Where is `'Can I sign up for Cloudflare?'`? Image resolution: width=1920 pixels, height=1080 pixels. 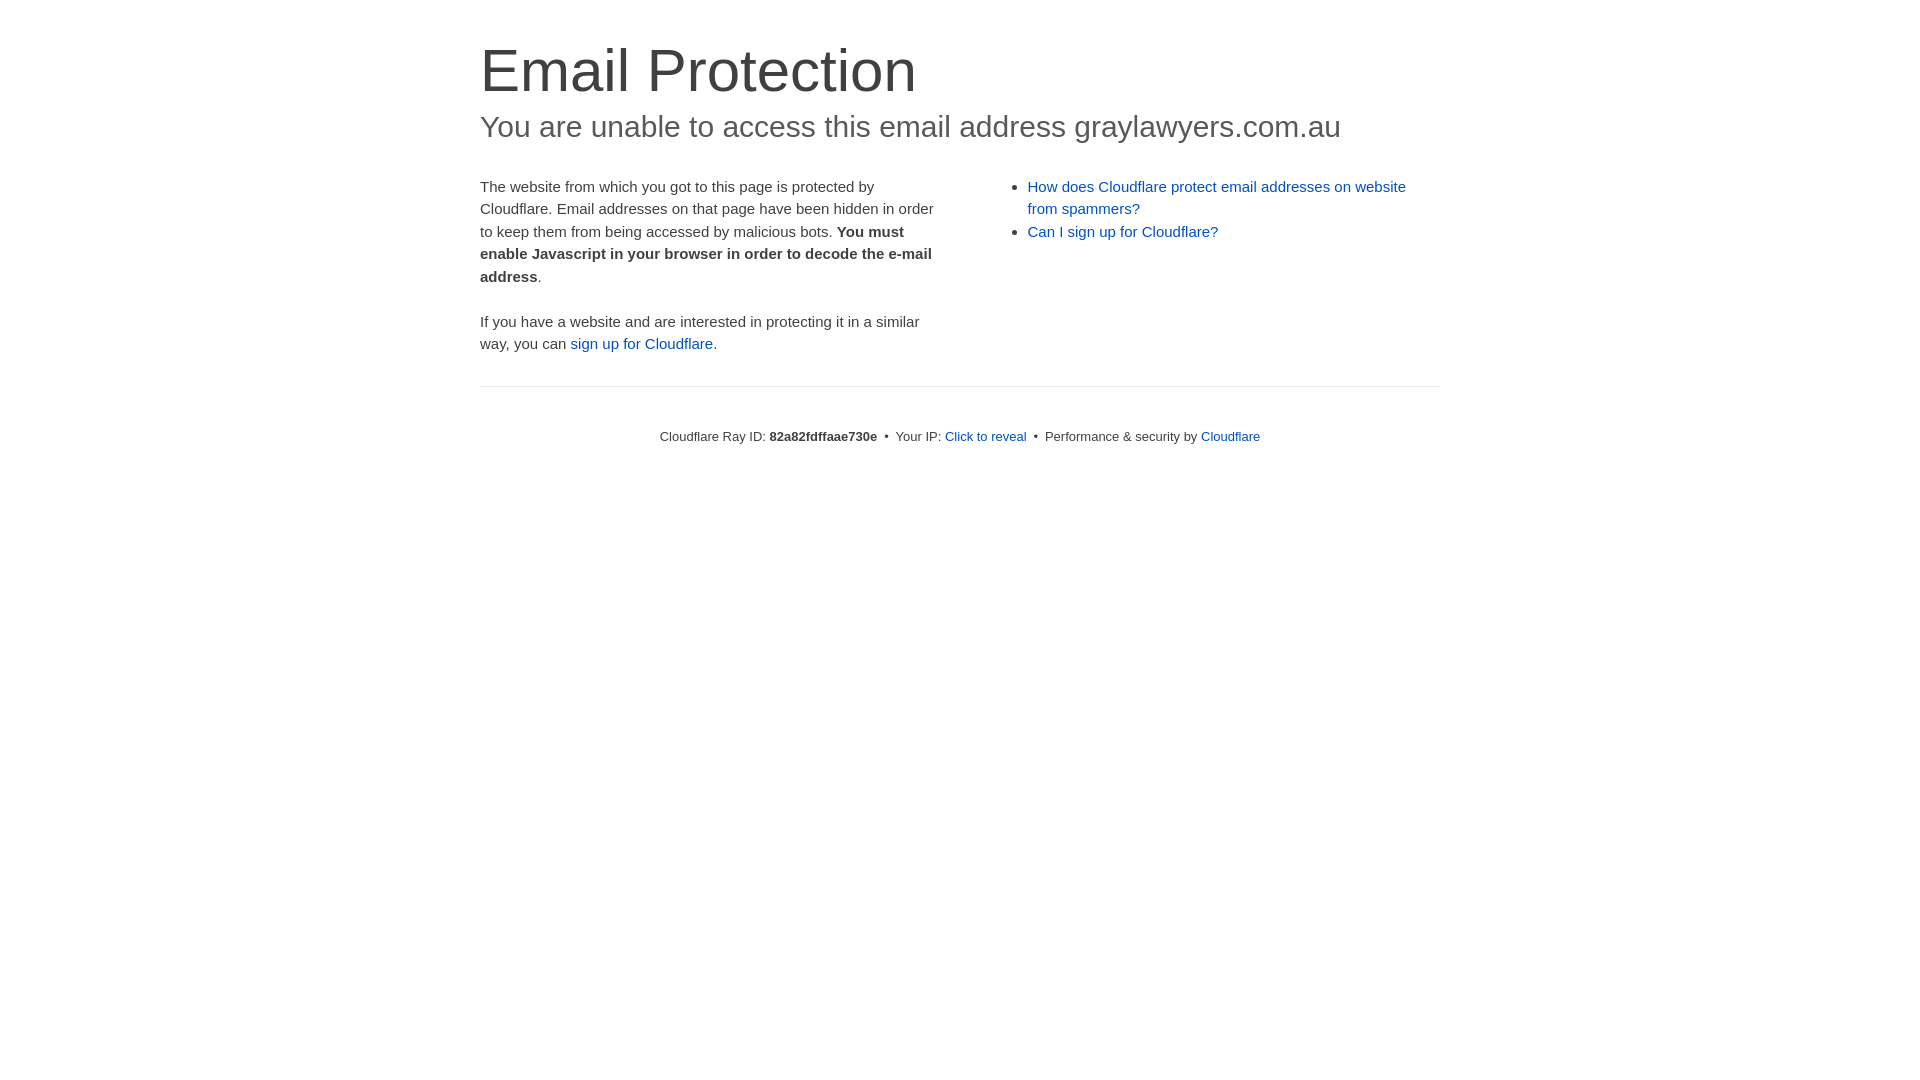
'Can I sign up for Cloudflare?' is located at coordinates (1123, 230).